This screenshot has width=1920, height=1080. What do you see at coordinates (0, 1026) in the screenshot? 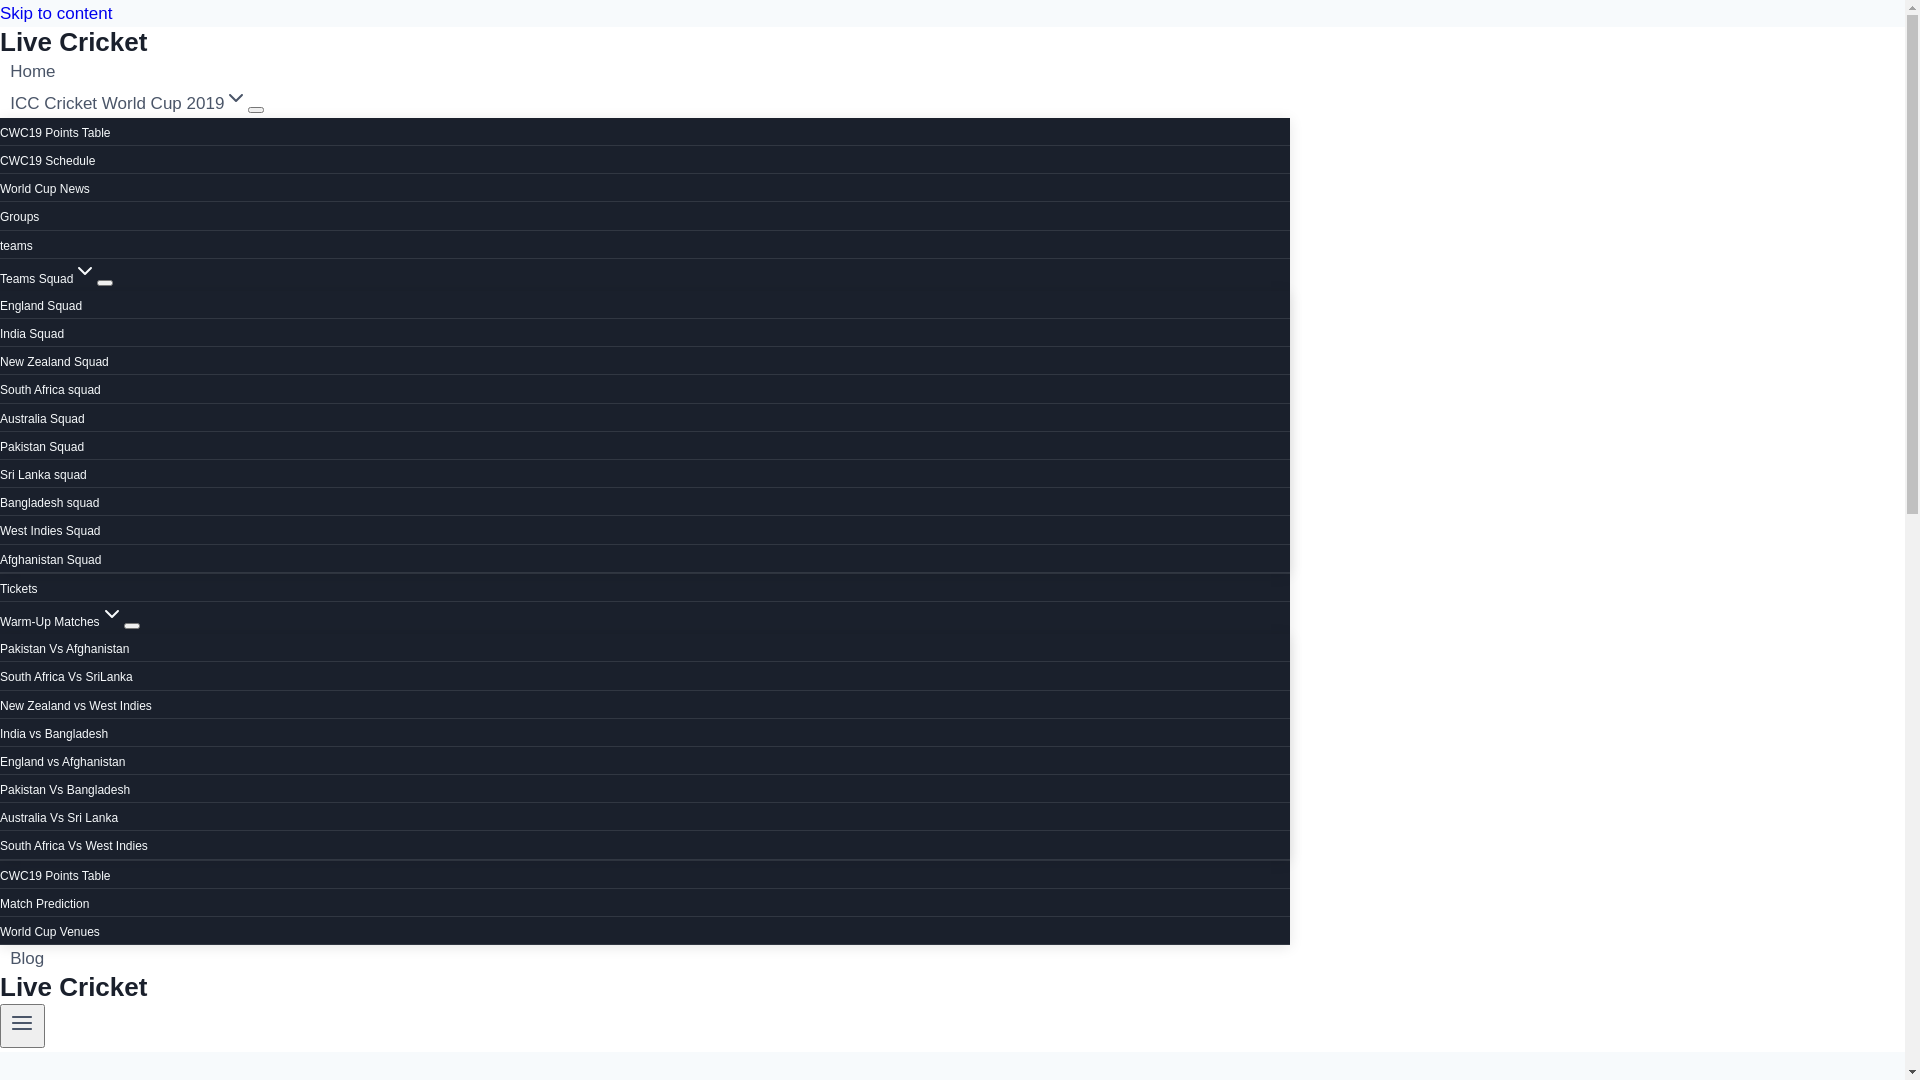
I see `'Toggle Menu'` at bounding box center [0, 1026].